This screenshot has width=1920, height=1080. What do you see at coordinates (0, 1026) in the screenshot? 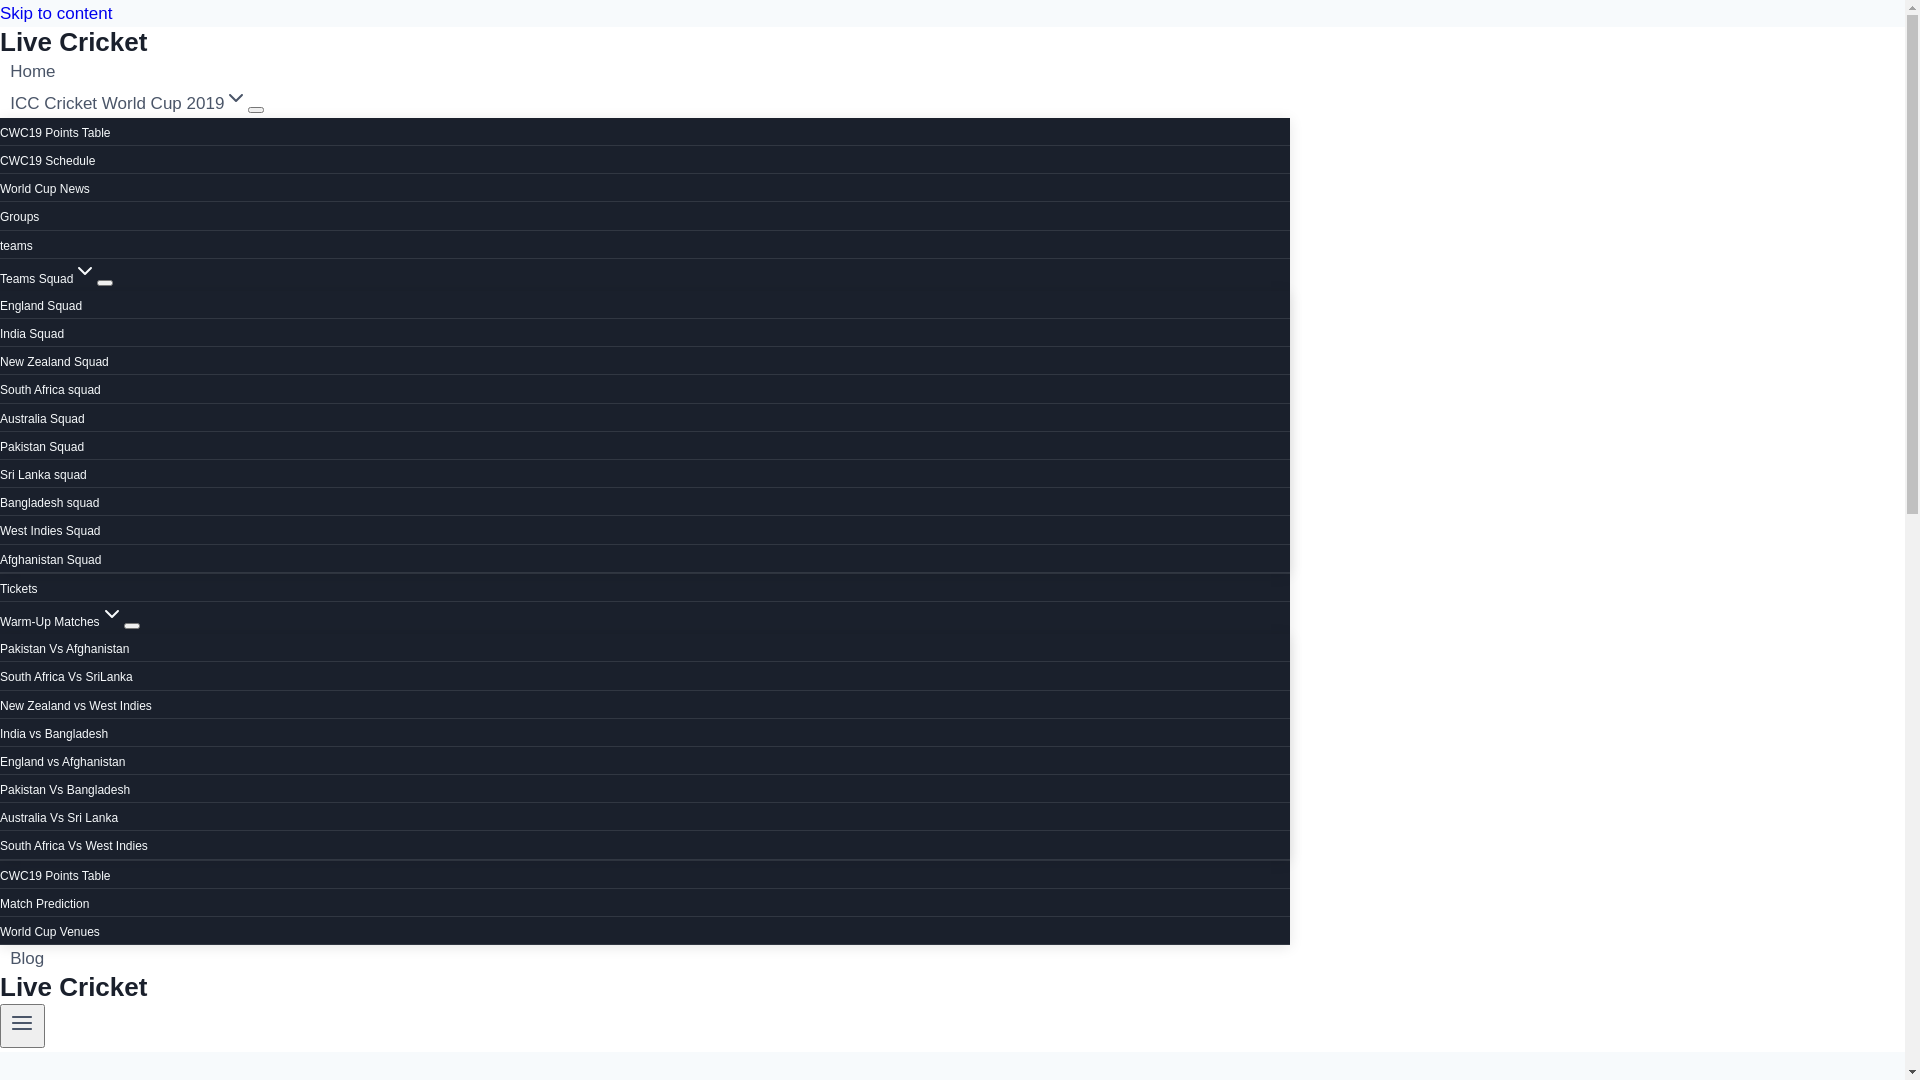
I see `'Toggle Menu'` at bounding box center [0, 1026].